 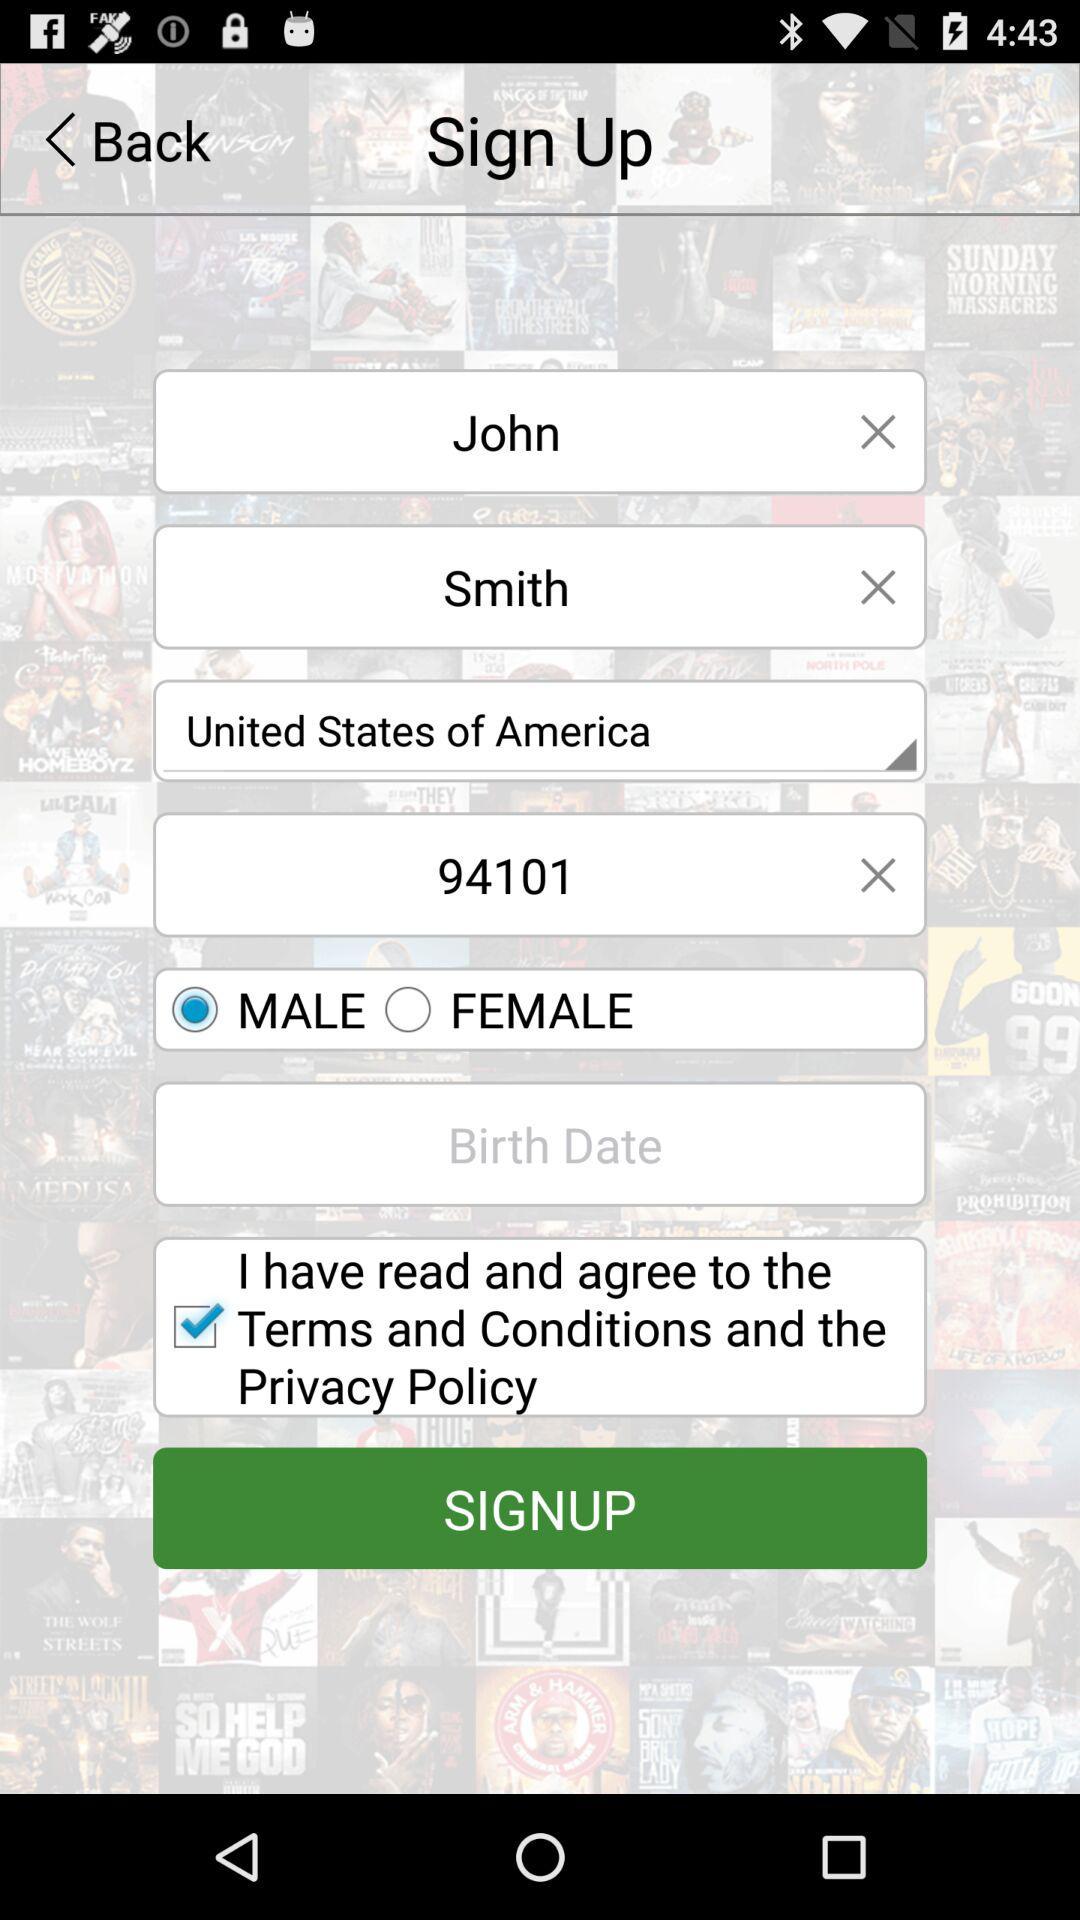 What do you see at coordinates (877, 874) in the screenshot?
I see `x` at bounding box center [877, 874].